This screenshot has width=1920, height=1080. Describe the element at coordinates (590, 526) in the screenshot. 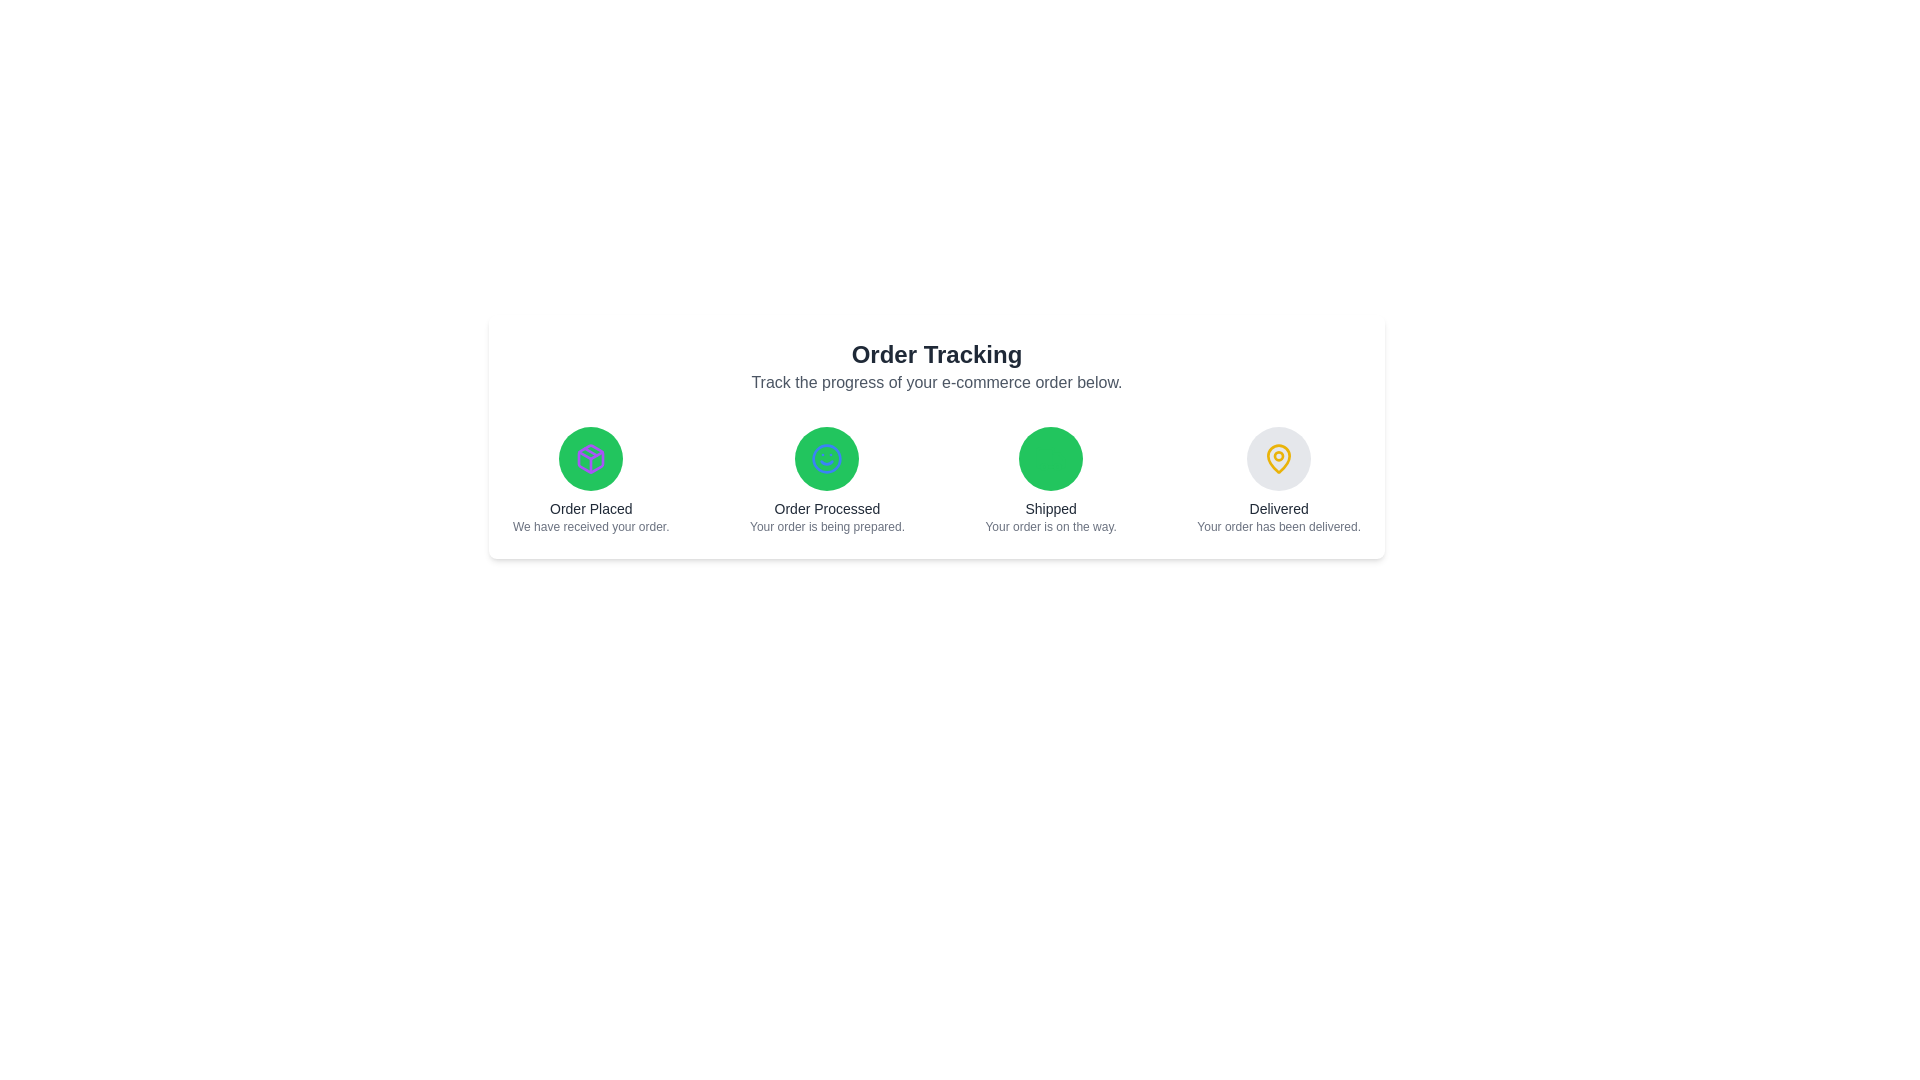

I see `the text component that reads 'We have received your order.' located directly beneath the 'Order Placed' heading` at that location.